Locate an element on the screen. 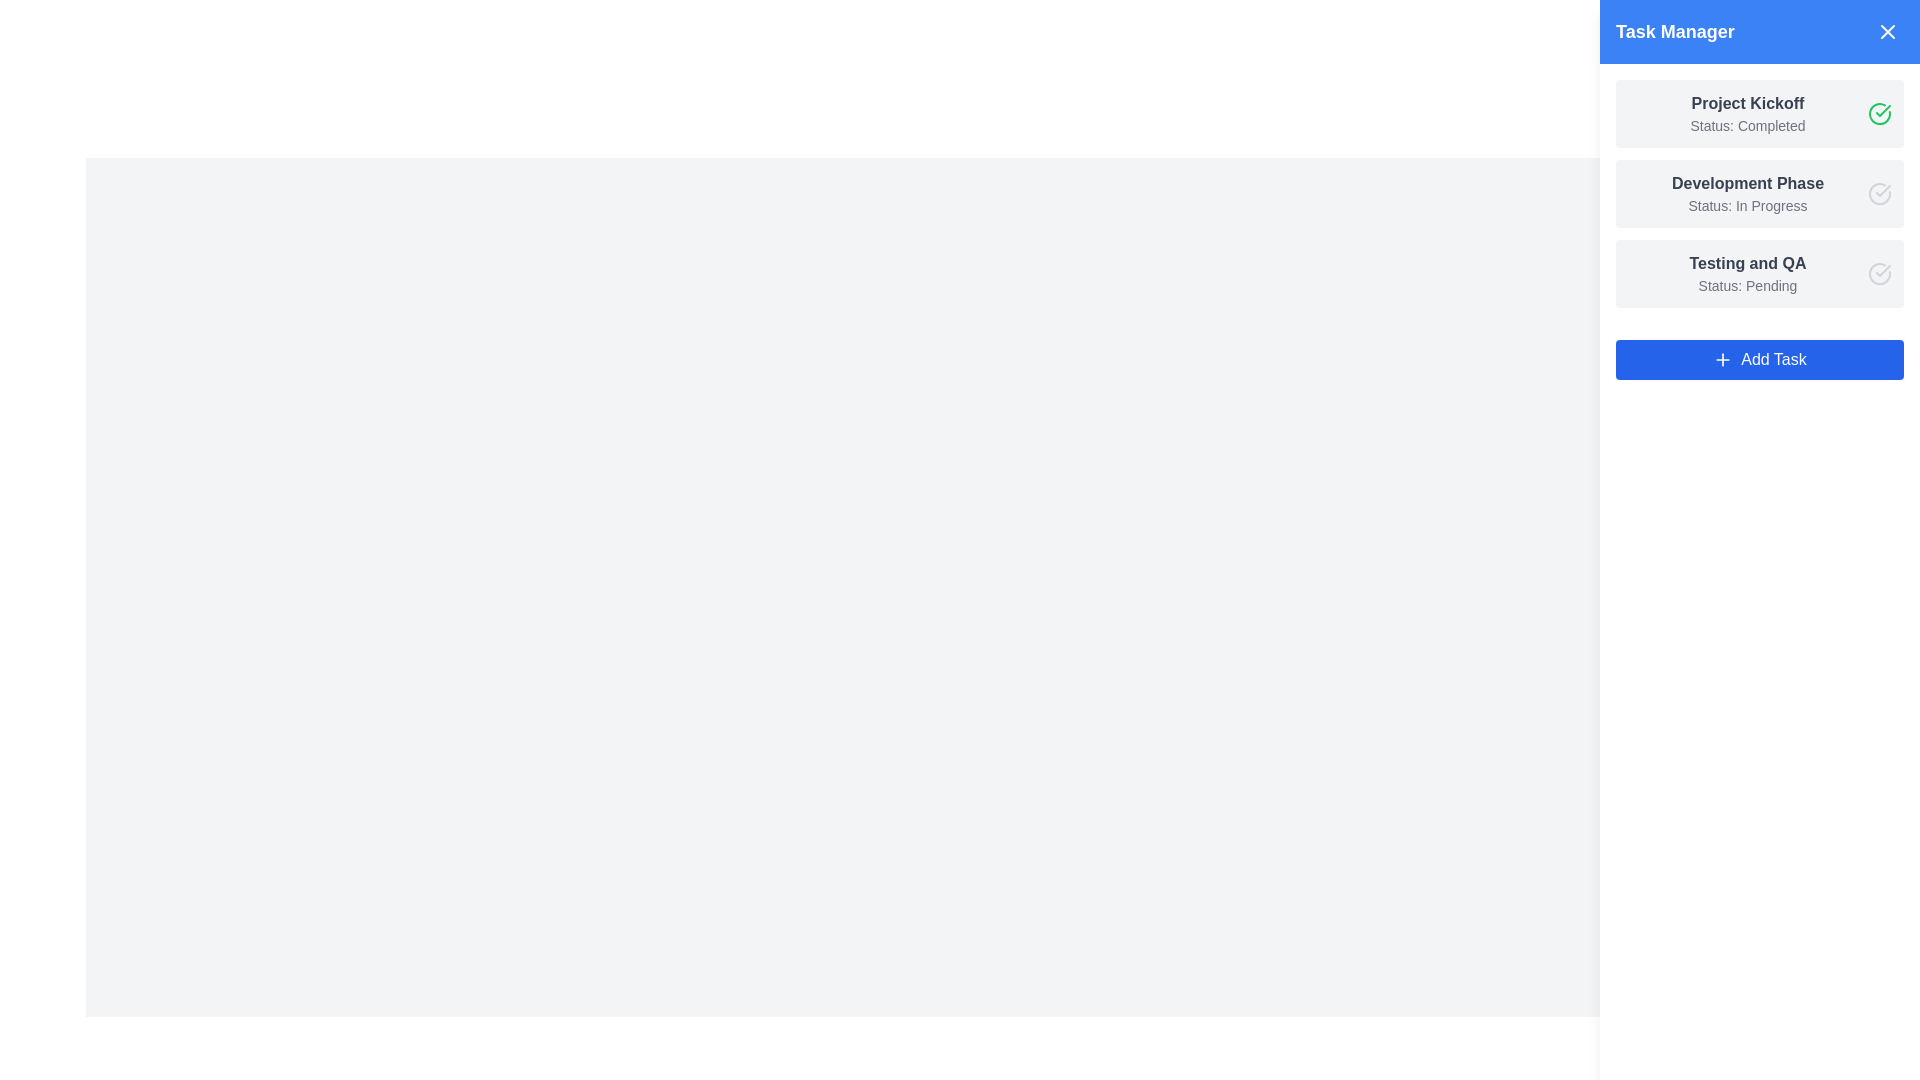 This screenshot has width=1920, height=1080. the Close icon styled within an SVG tag located in the top right corner of the blue 'Task Manager' panel is located at coordinates (1886, 31).